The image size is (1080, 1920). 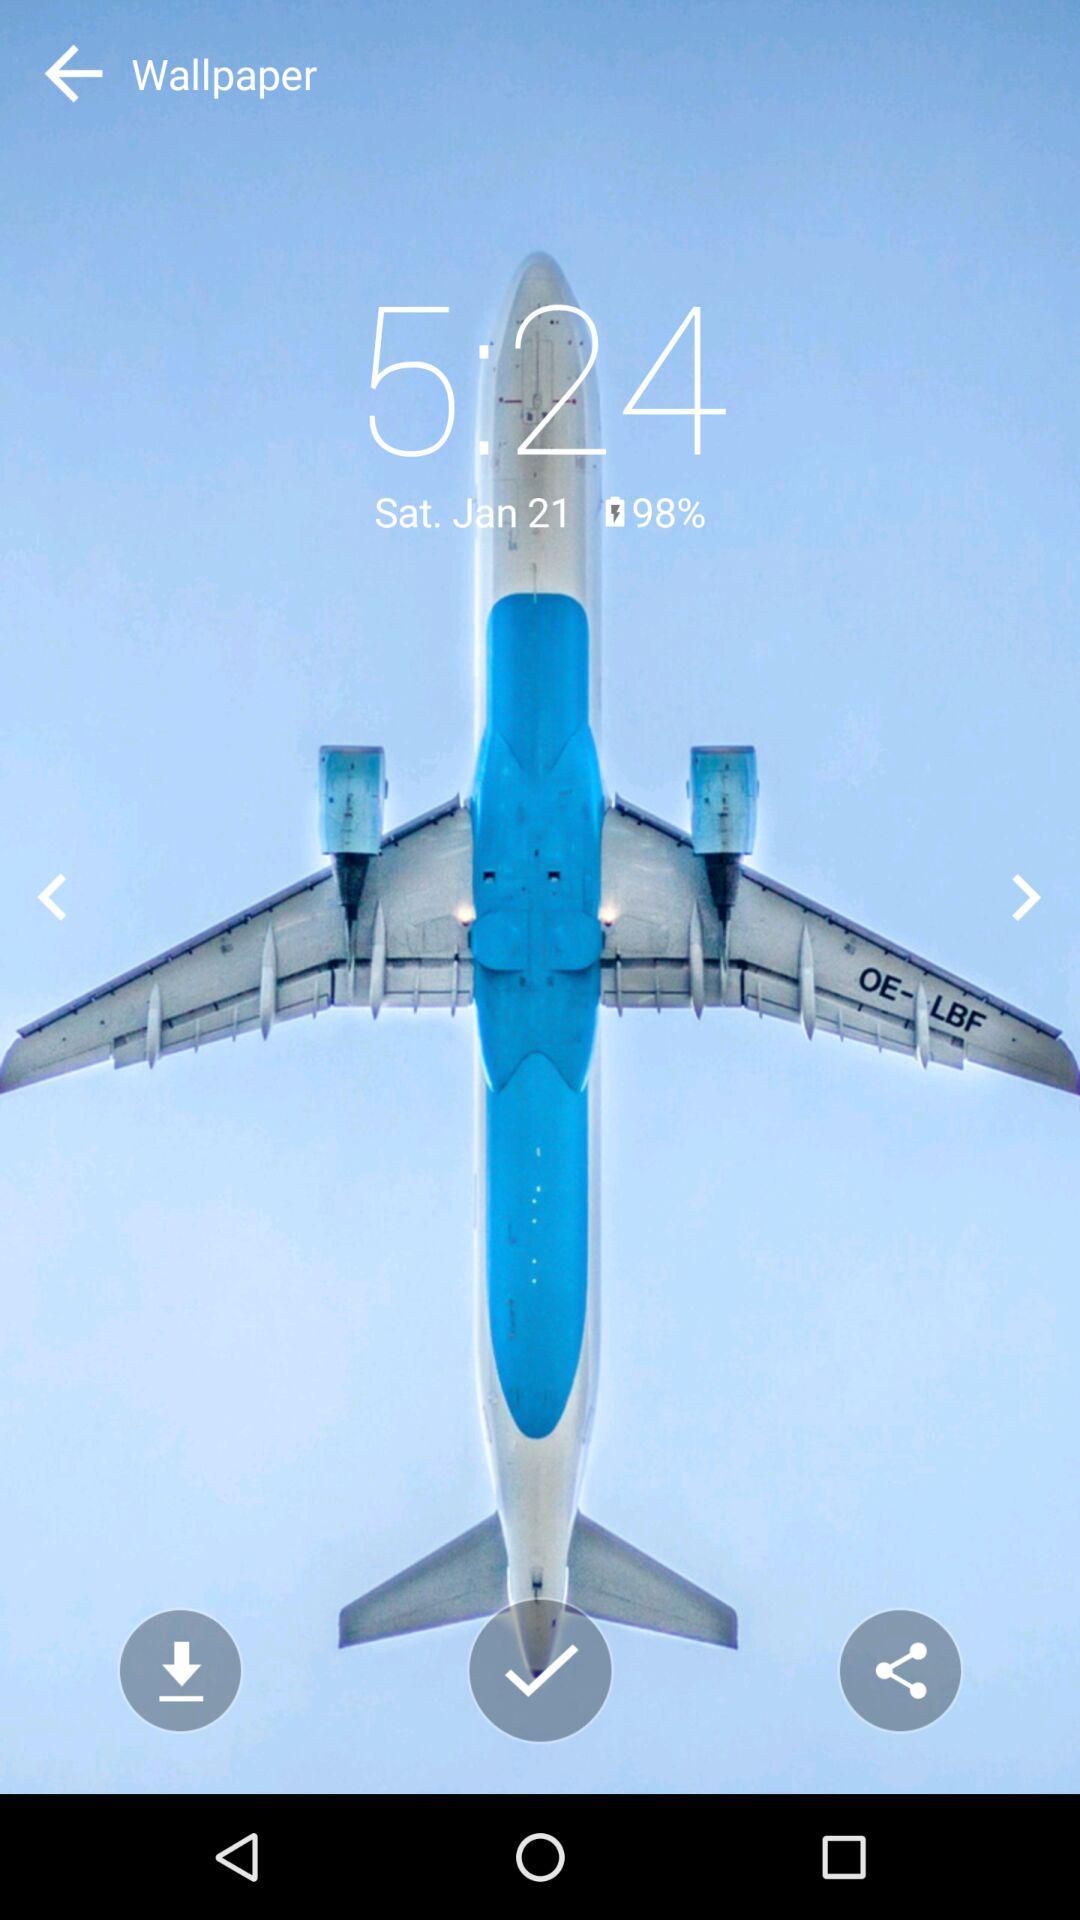 What do you see at coordinates (51, 896) in the screenshot?
I see `the arrow_backward icon` at bounding box center [51, 896].